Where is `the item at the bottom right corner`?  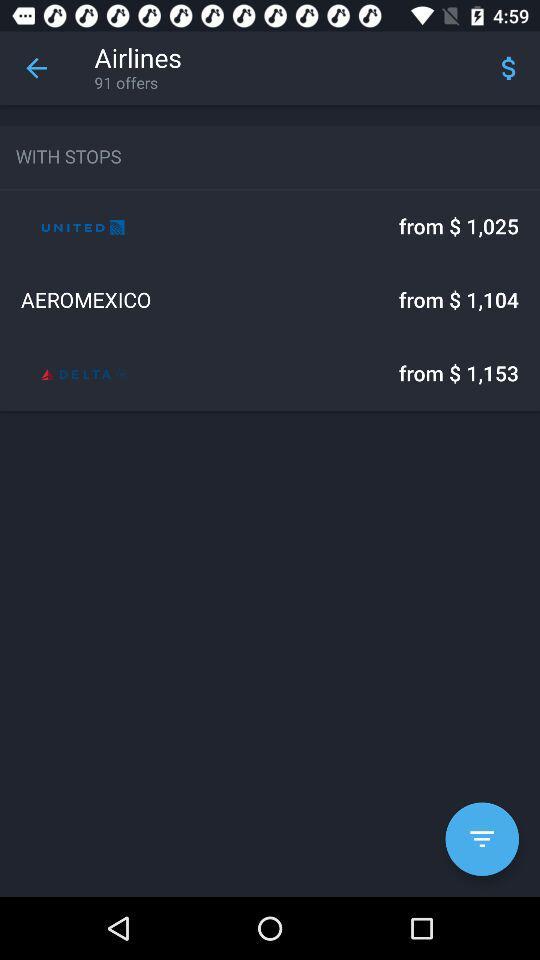
the item at the bottom right corner is located at coordinates (481, 839).